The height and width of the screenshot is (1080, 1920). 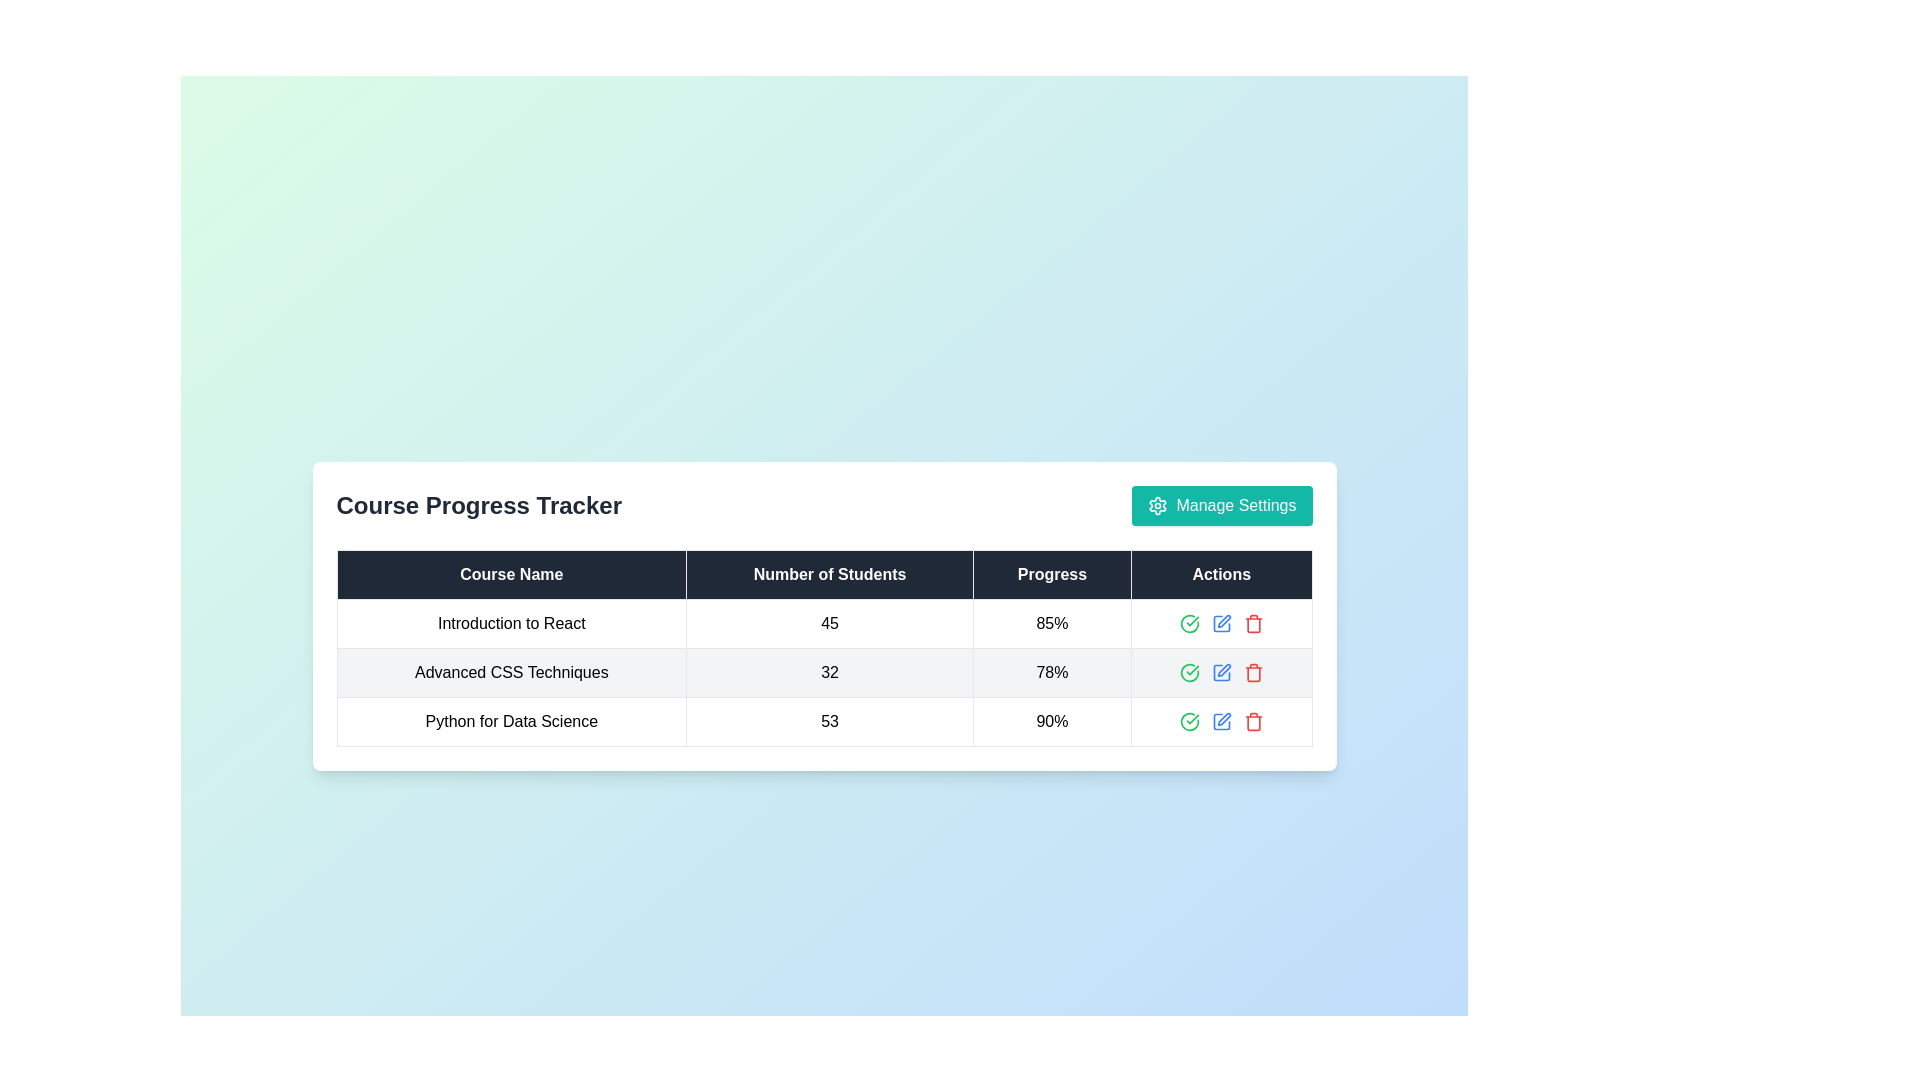 I want to click on the green circular icon with a checkmark in the 'Actions' column of the table for the course 'Python for Data Science', so click(x=1189, y=721).